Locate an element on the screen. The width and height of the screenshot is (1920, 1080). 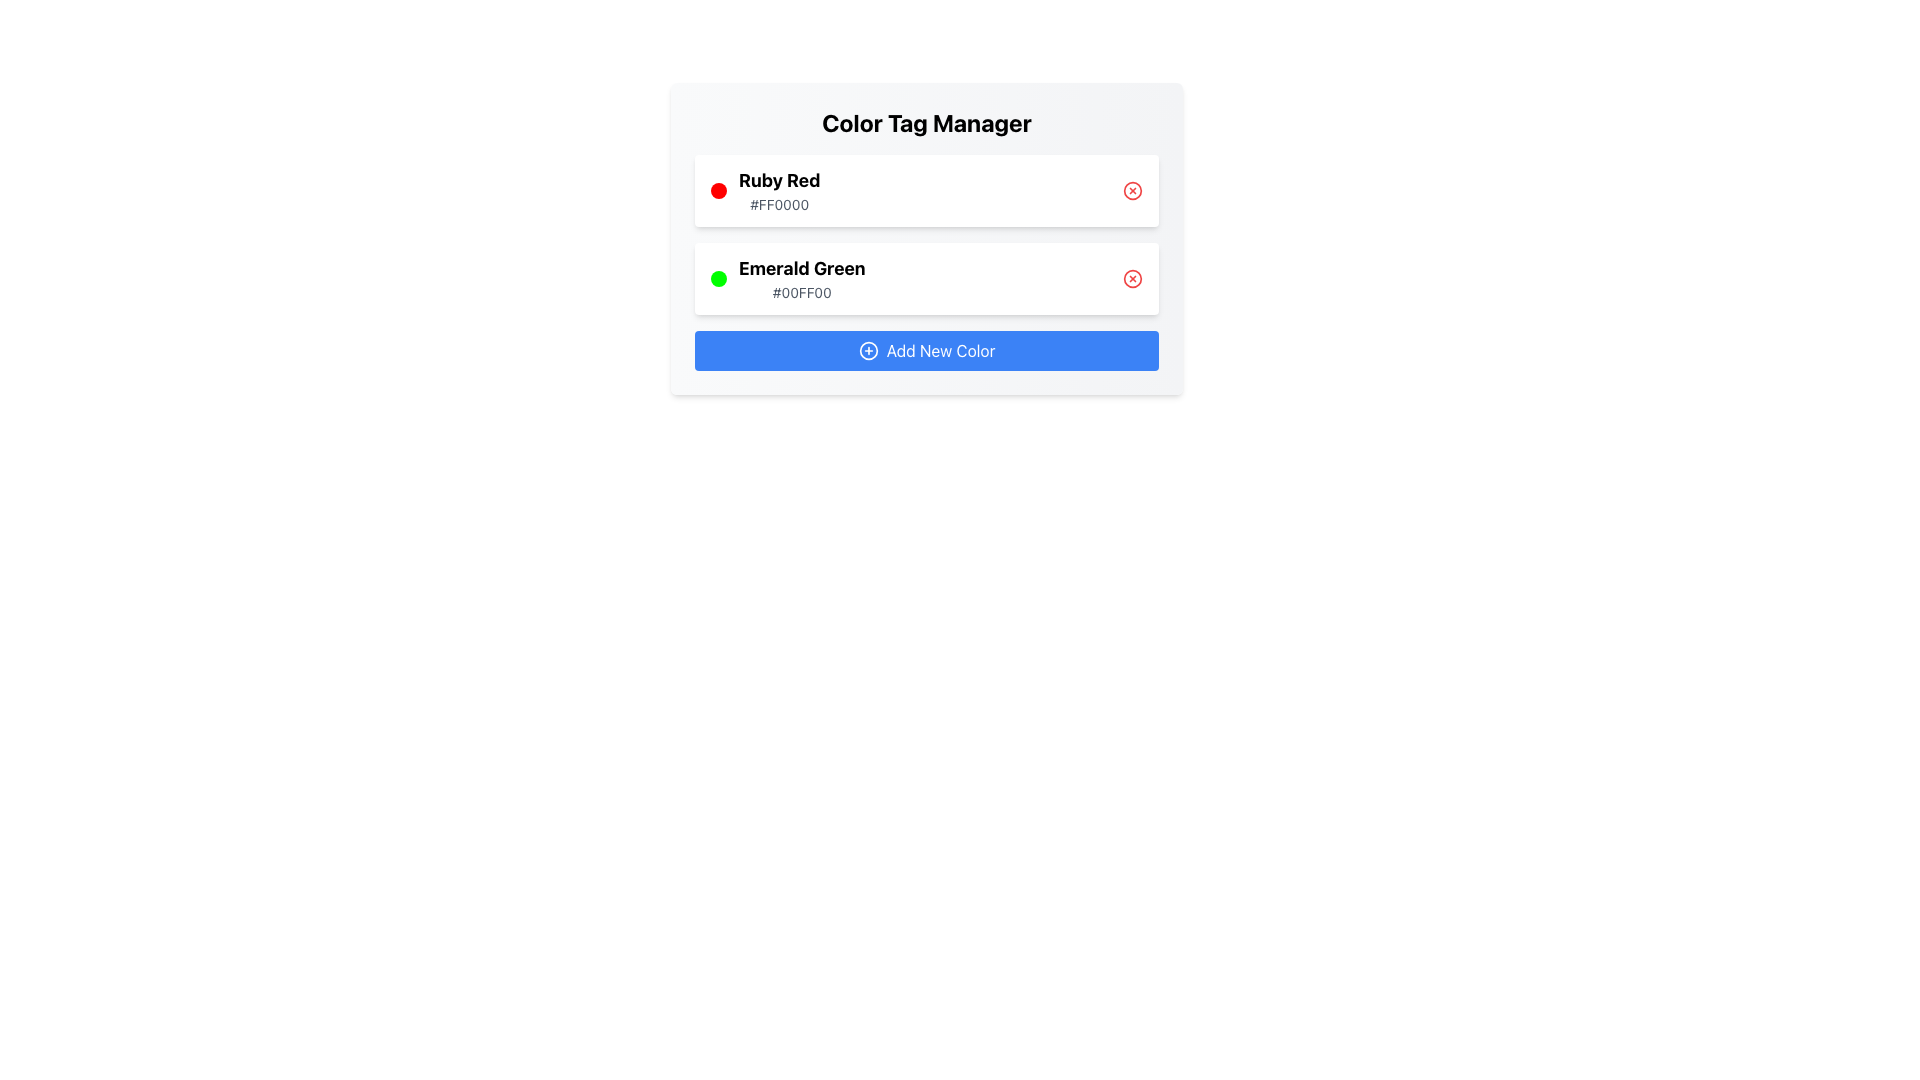
the 'Emerald Green' text label, which serves as a title for the color category in the interface, positioned above the 'Add New Color' button and below the 'Ruby Red' group is located at coordinates (802, 268).